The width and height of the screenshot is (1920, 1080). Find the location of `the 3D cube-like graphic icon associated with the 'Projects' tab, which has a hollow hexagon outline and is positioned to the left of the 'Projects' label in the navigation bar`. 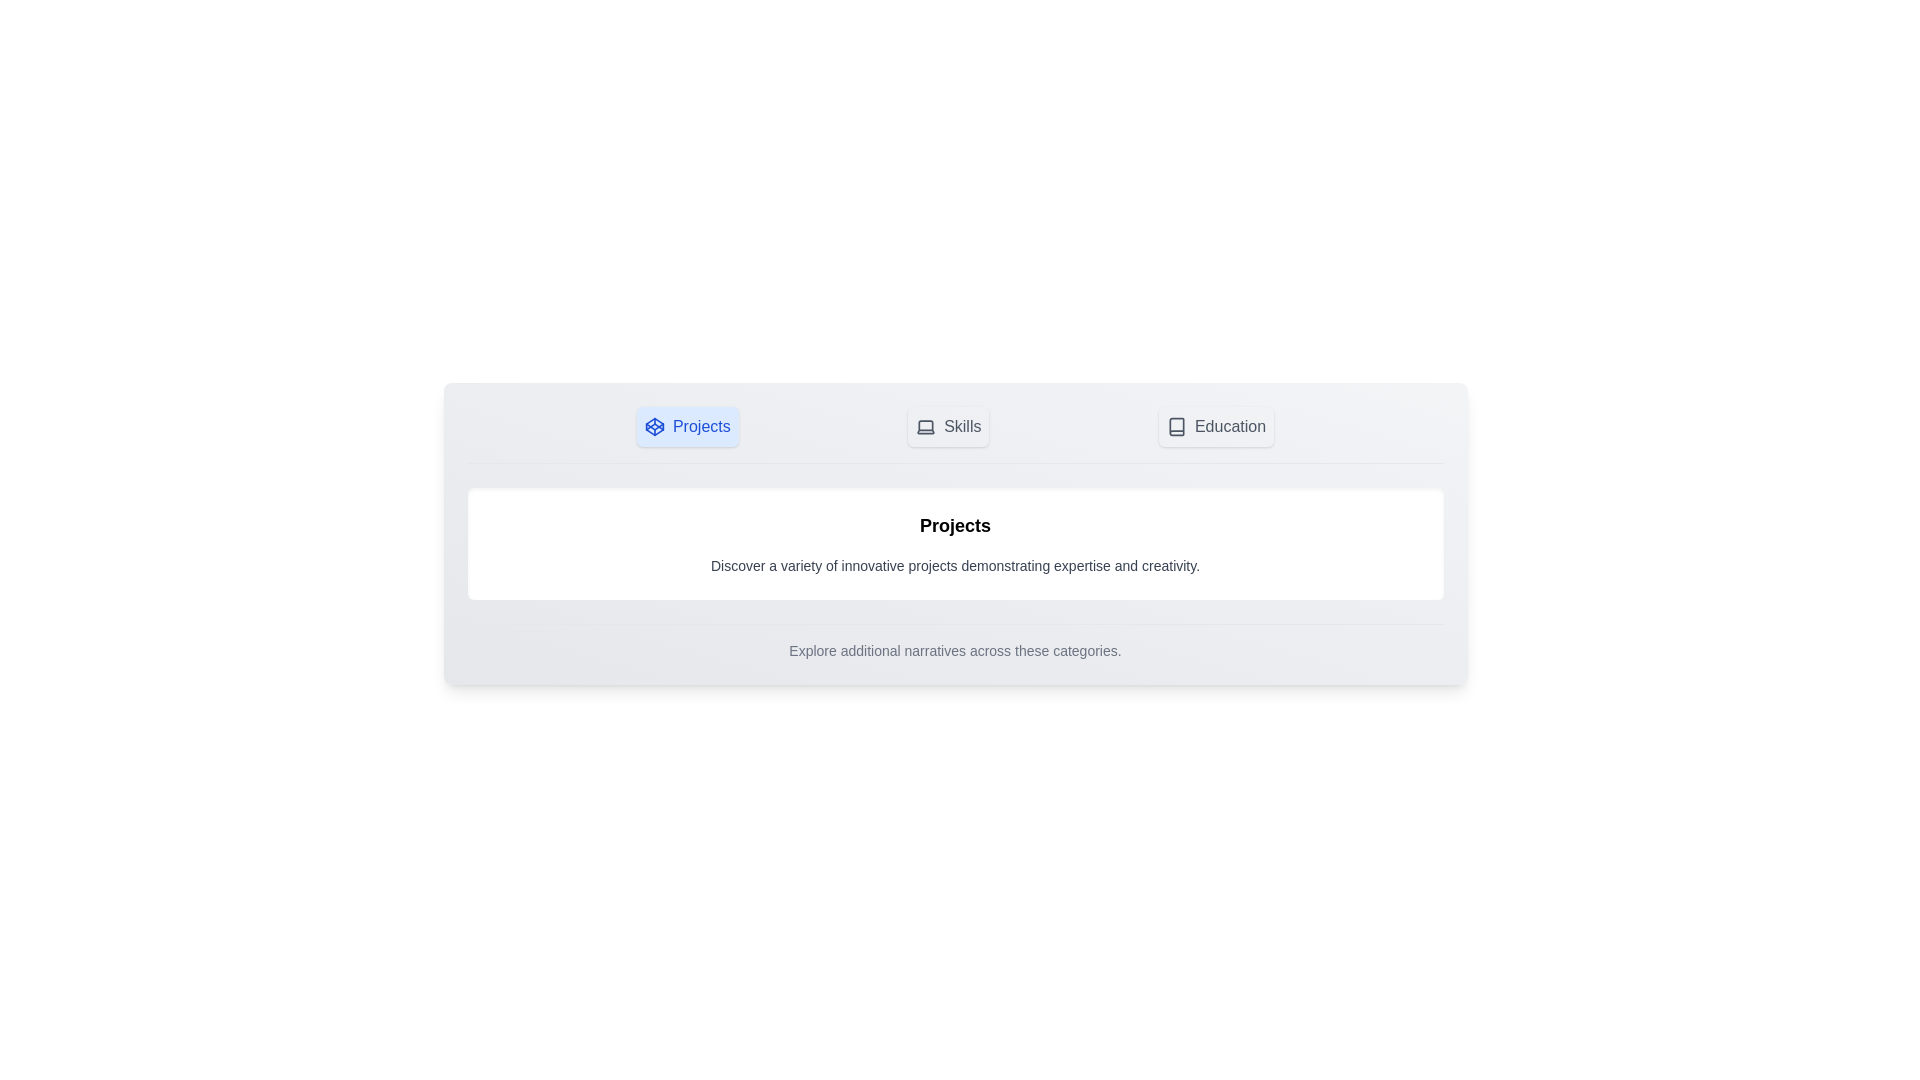

the 3D cube-like graphic icon associated with the 'Projects' tab, which has a hollow hexagon outline and is positioned to the left of the 'Projects' label in the navigation bar is located at coordinates (654, 426).